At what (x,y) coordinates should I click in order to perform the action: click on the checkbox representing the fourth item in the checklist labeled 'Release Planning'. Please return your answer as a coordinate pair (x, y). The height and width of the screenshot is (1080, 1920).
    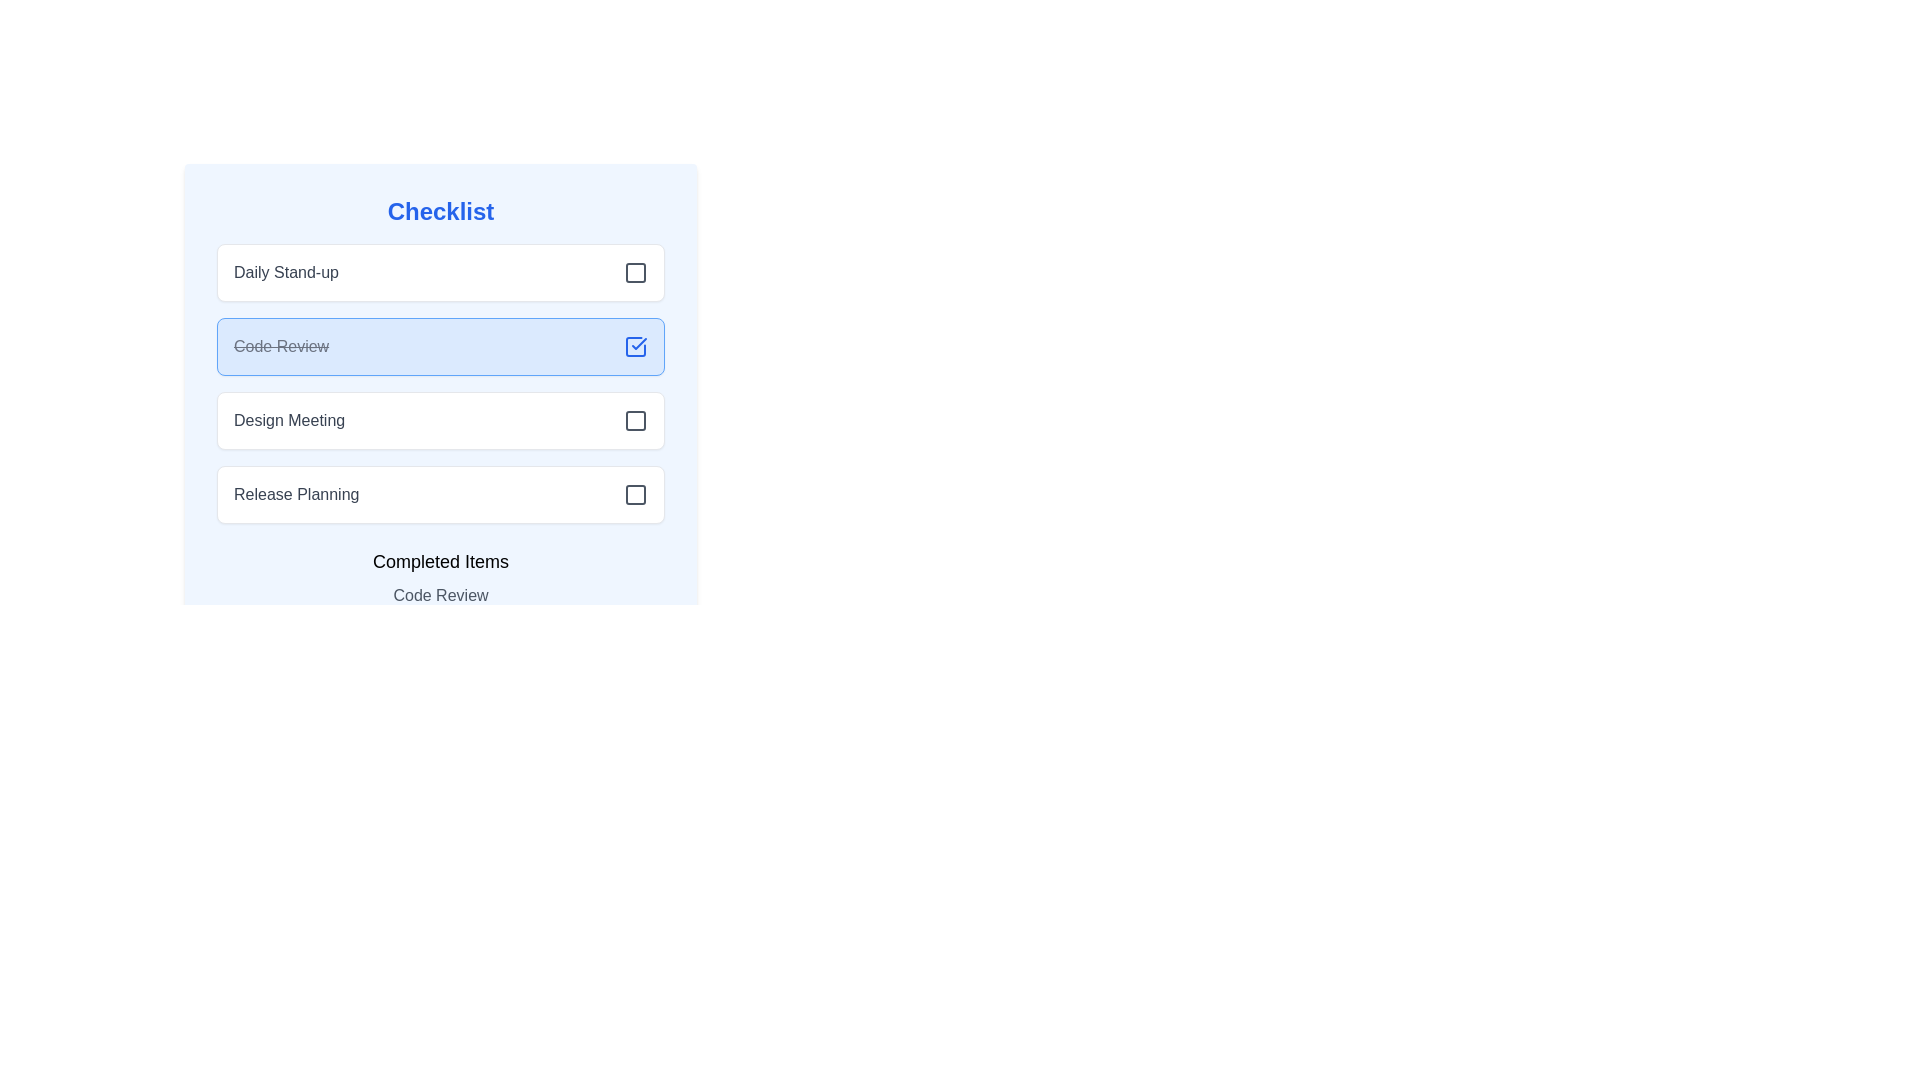
    Looking at the image, I should click on (634, 494).